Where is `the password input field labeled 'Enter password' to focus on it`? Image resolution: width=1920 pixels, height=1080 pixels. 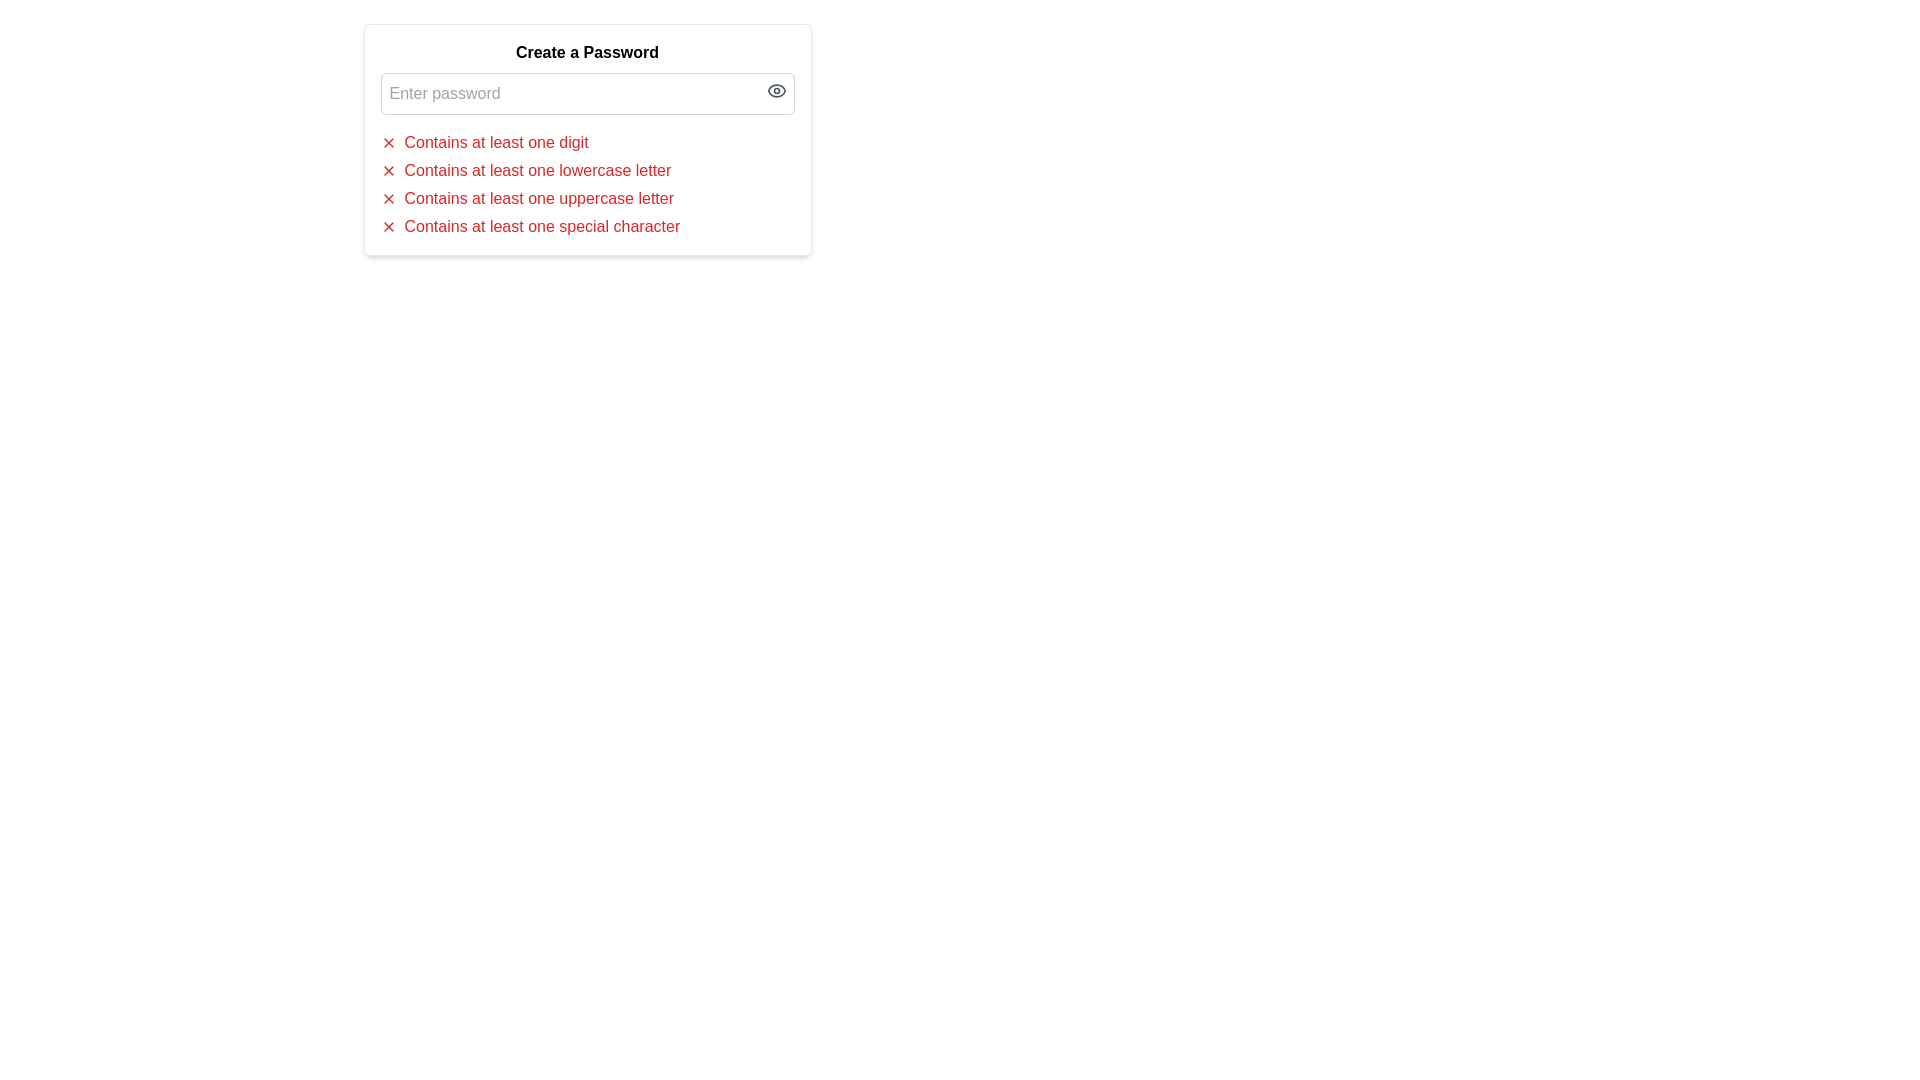
the password input field labeled 'Enter password' to focus on it is located at coordinates (586, 93).